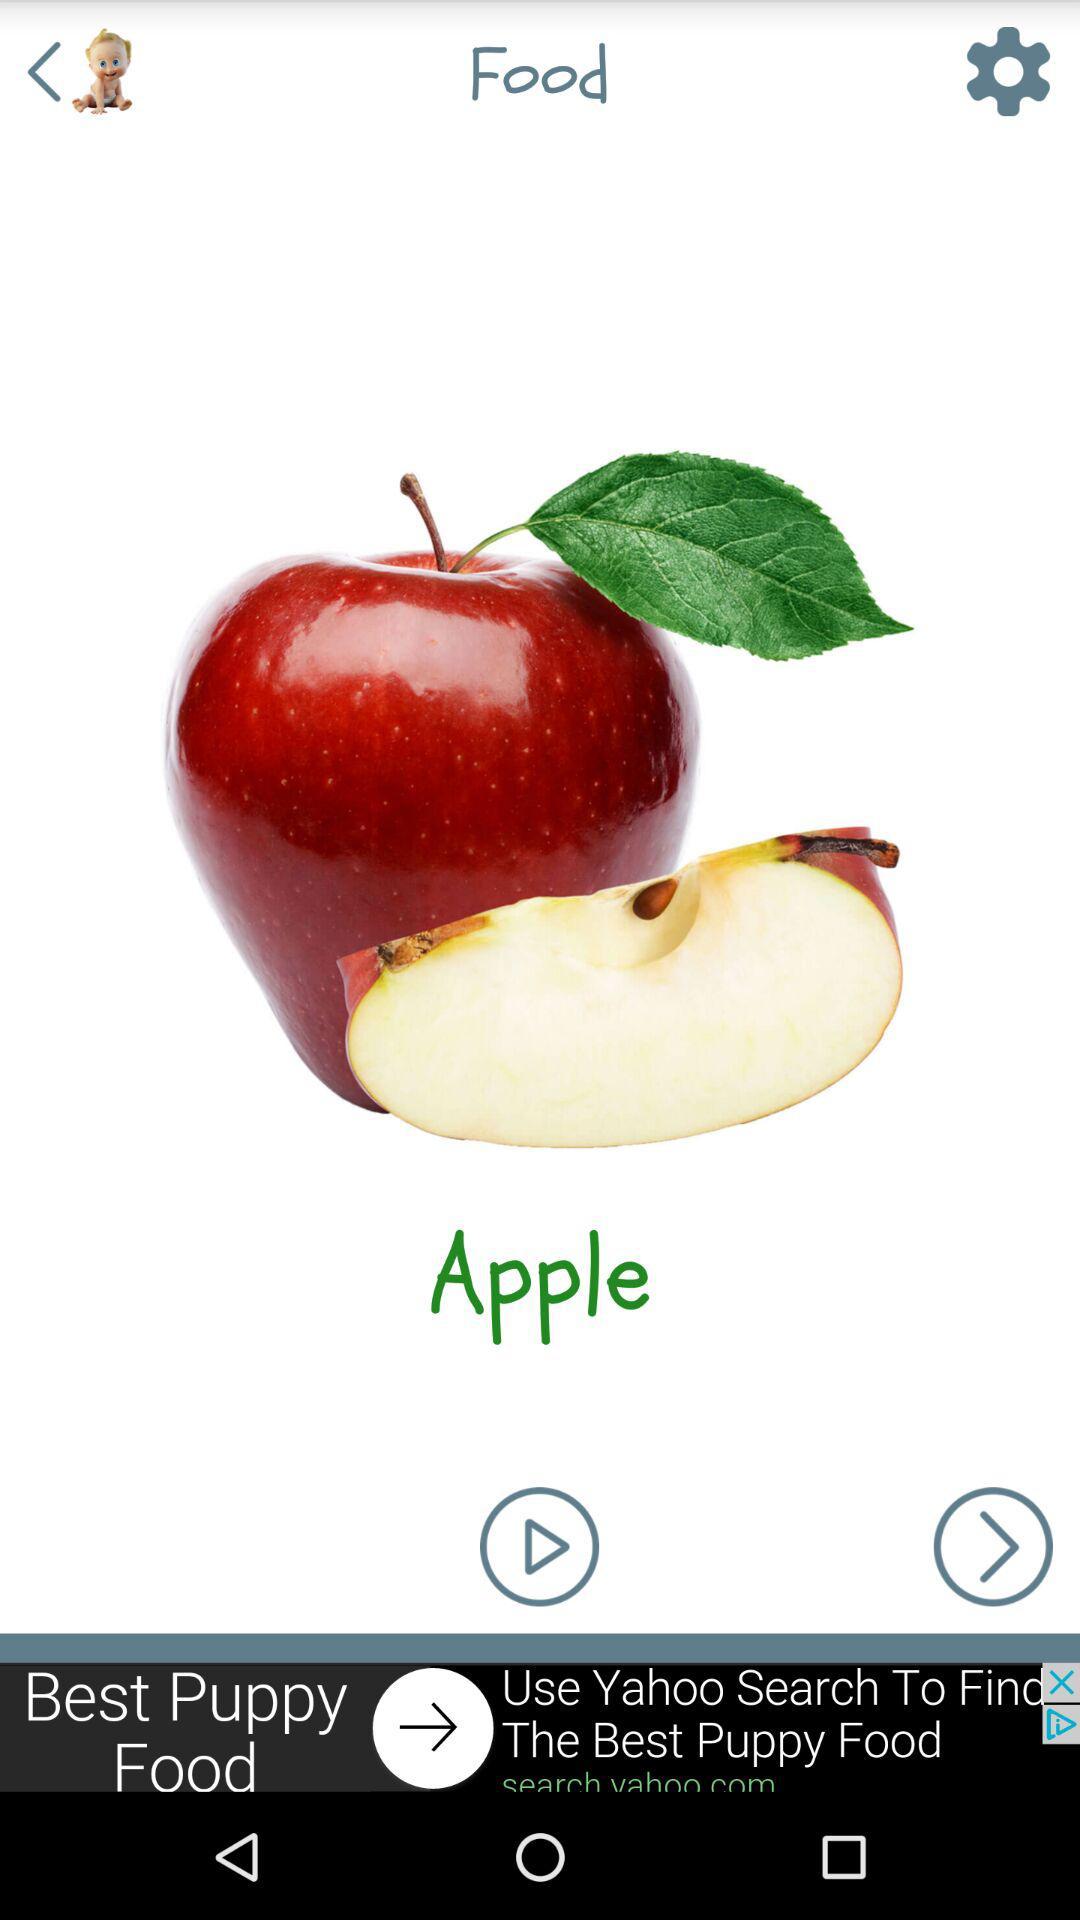 The width and height of the screenshot is (1080, 1920). I want to click on move, so click(540, 1727).